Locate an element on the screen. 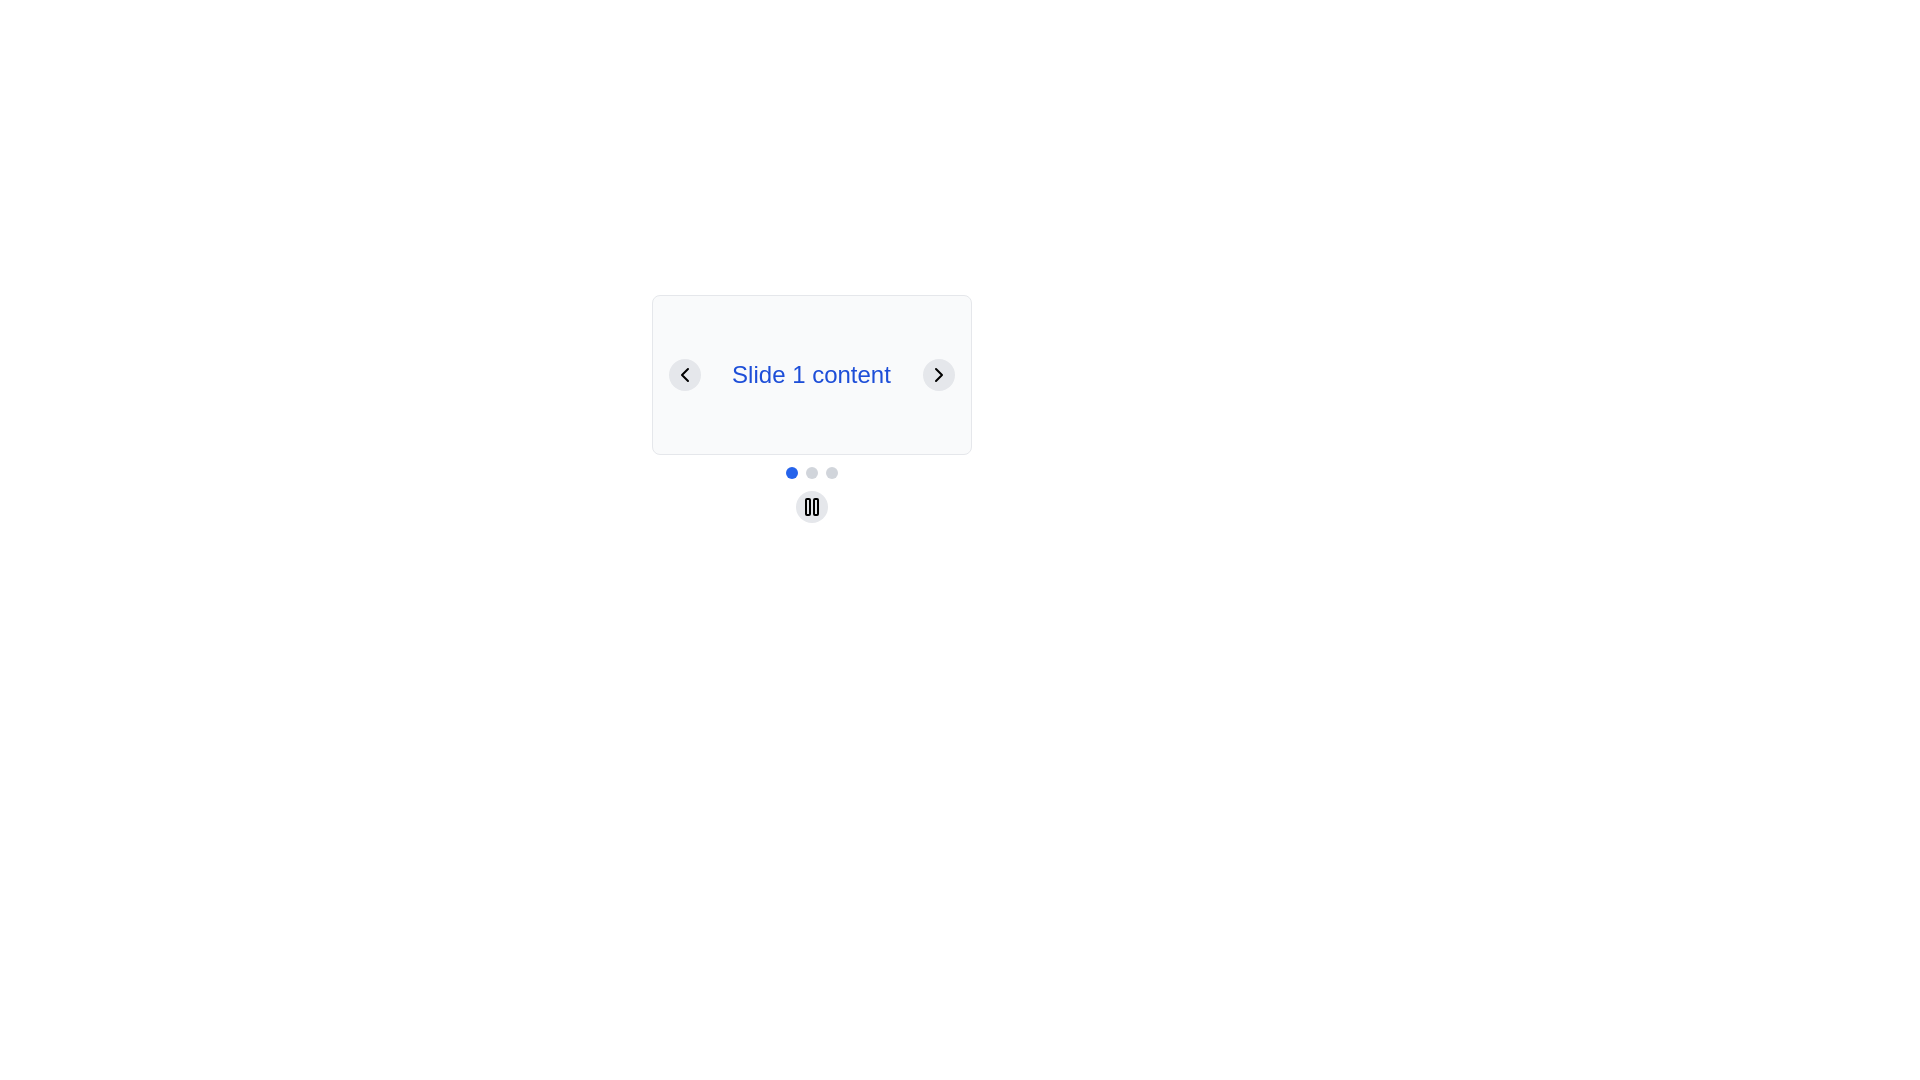 The height and width of the screenshot is (1080, 1920). the middle blue circular indicator of the Carousel is located at coordinates (811, 473).